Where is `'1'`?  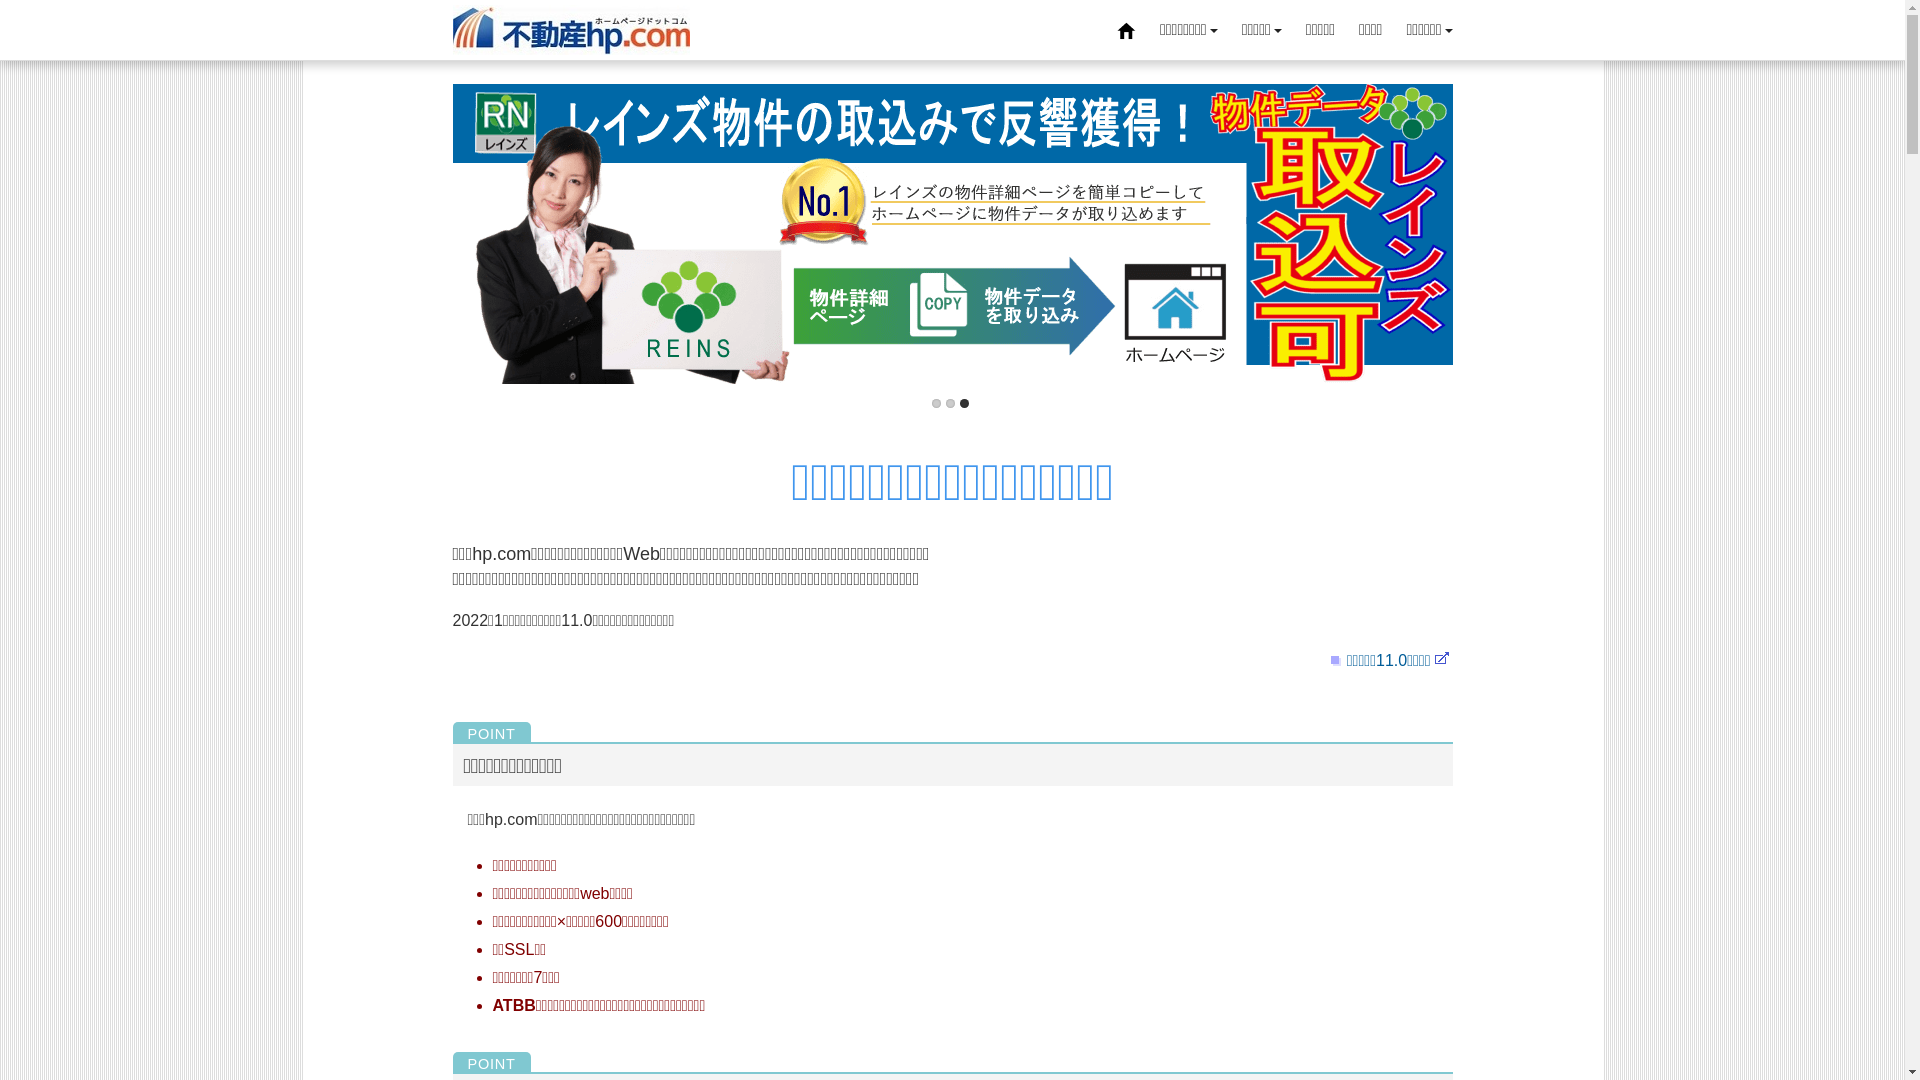
'1' is located at coordinates (935, 403).